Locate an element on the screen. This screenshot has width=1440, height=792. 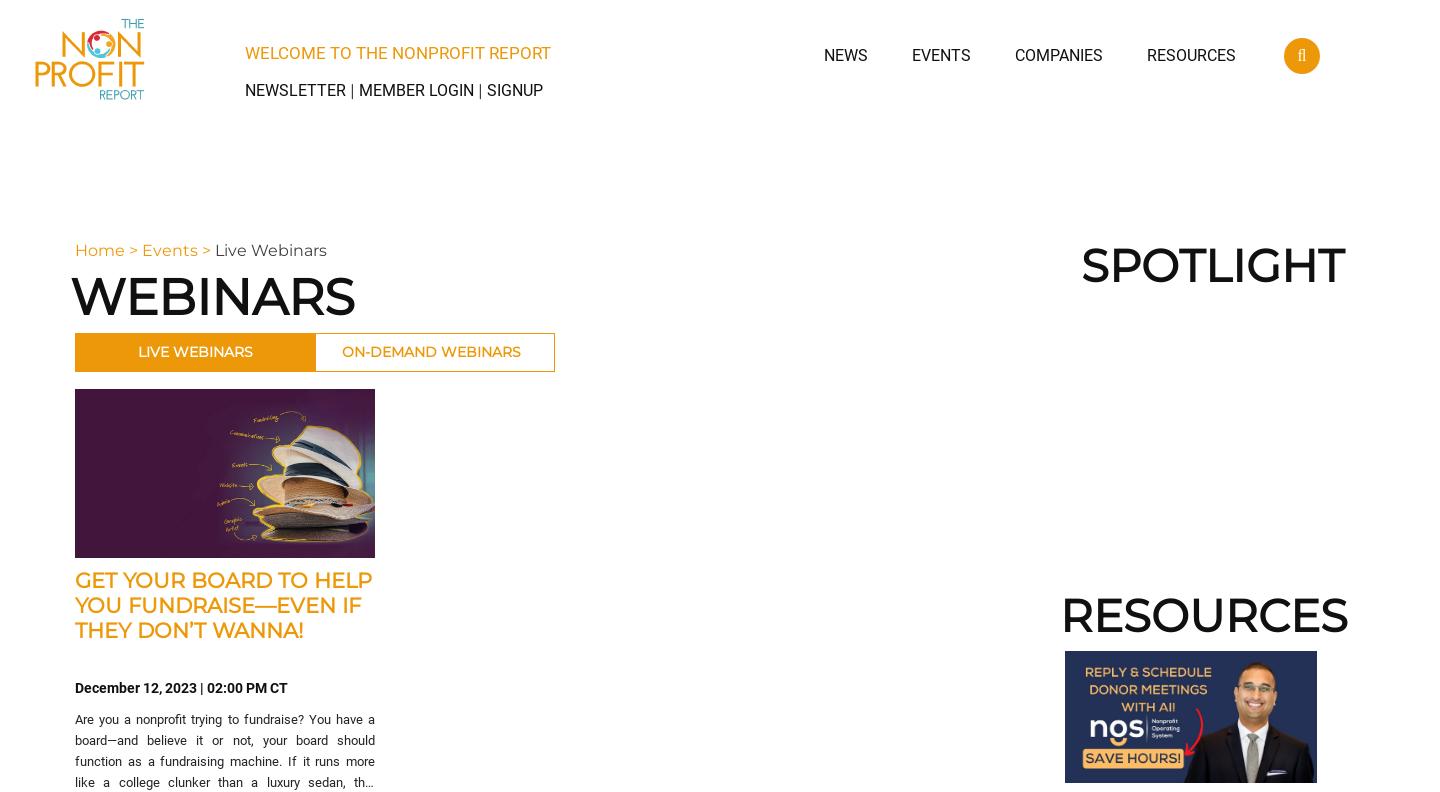
'Live WEBINARS' is located at coordinates (194, 351).